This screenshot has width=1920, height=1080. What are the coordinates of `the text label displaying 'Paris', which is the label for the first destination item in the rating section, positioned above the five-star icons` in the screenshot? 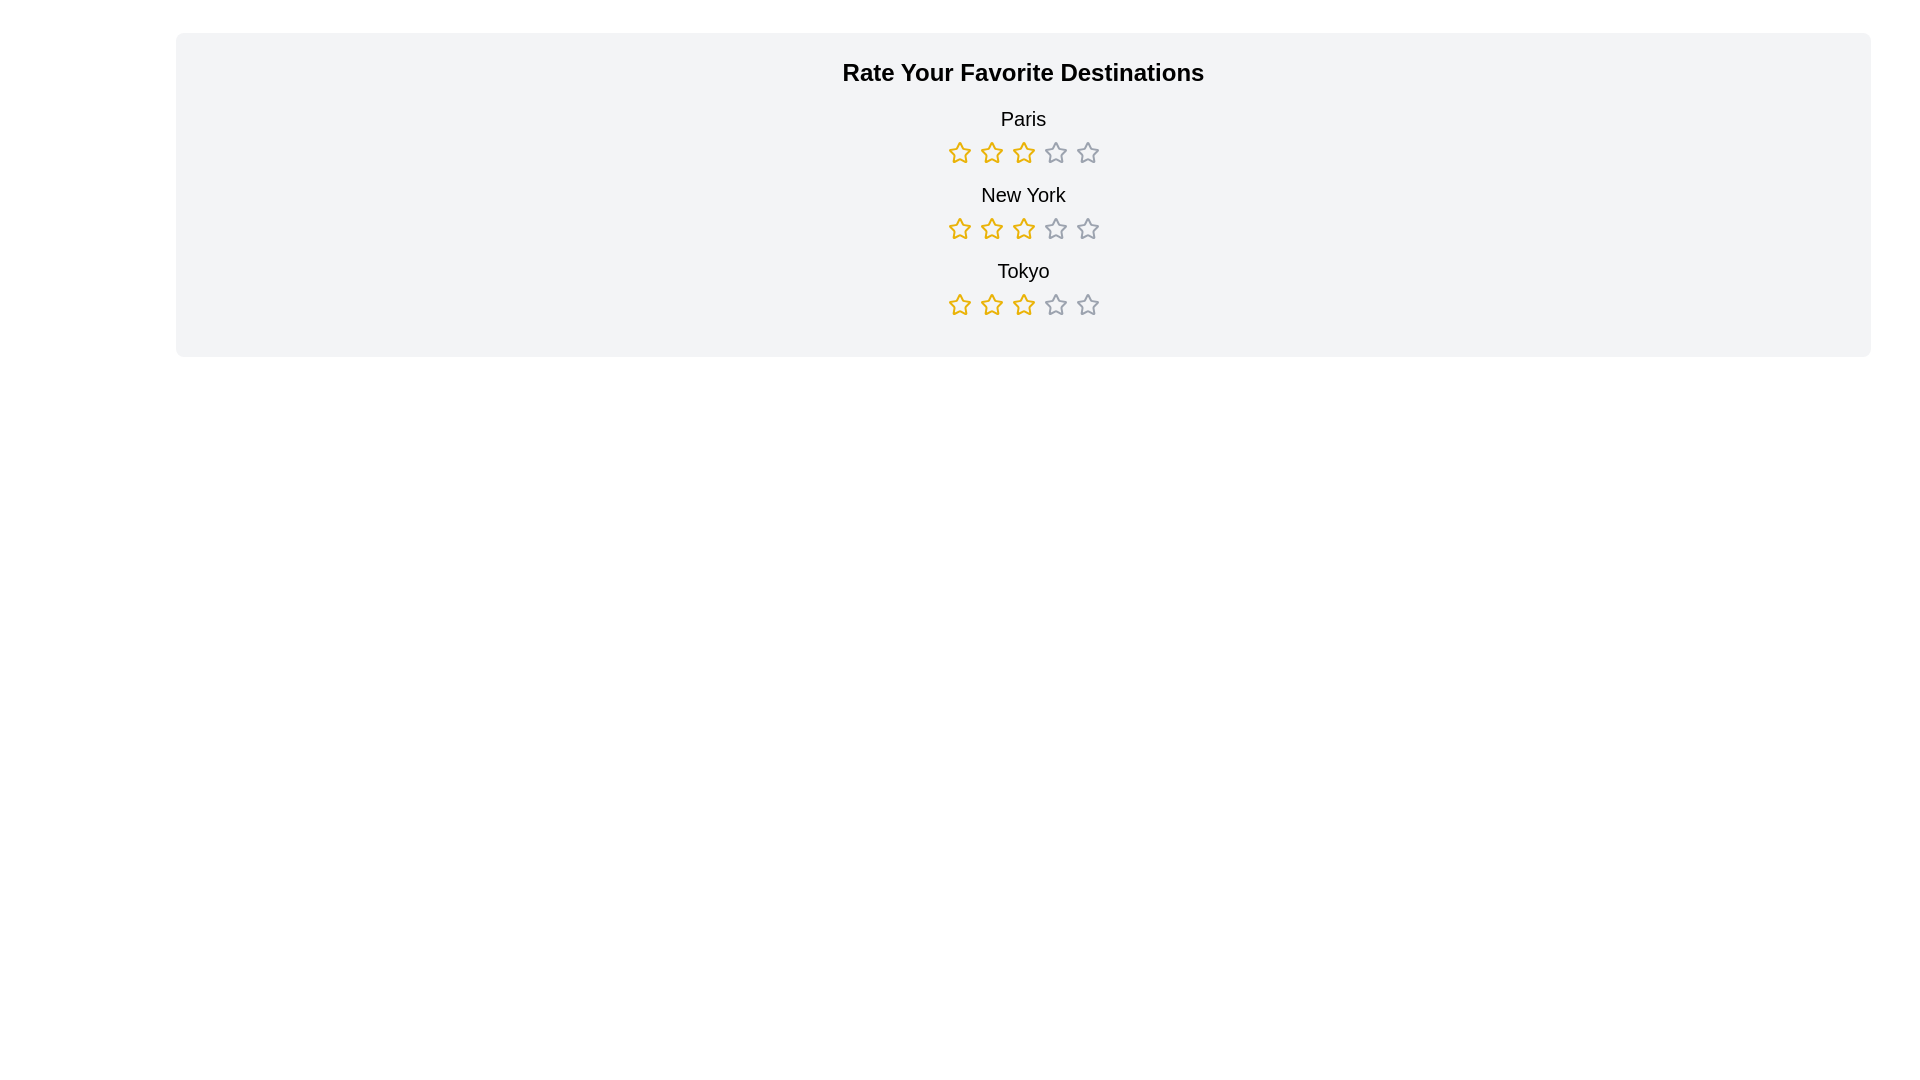 It's located at (1023, 119).